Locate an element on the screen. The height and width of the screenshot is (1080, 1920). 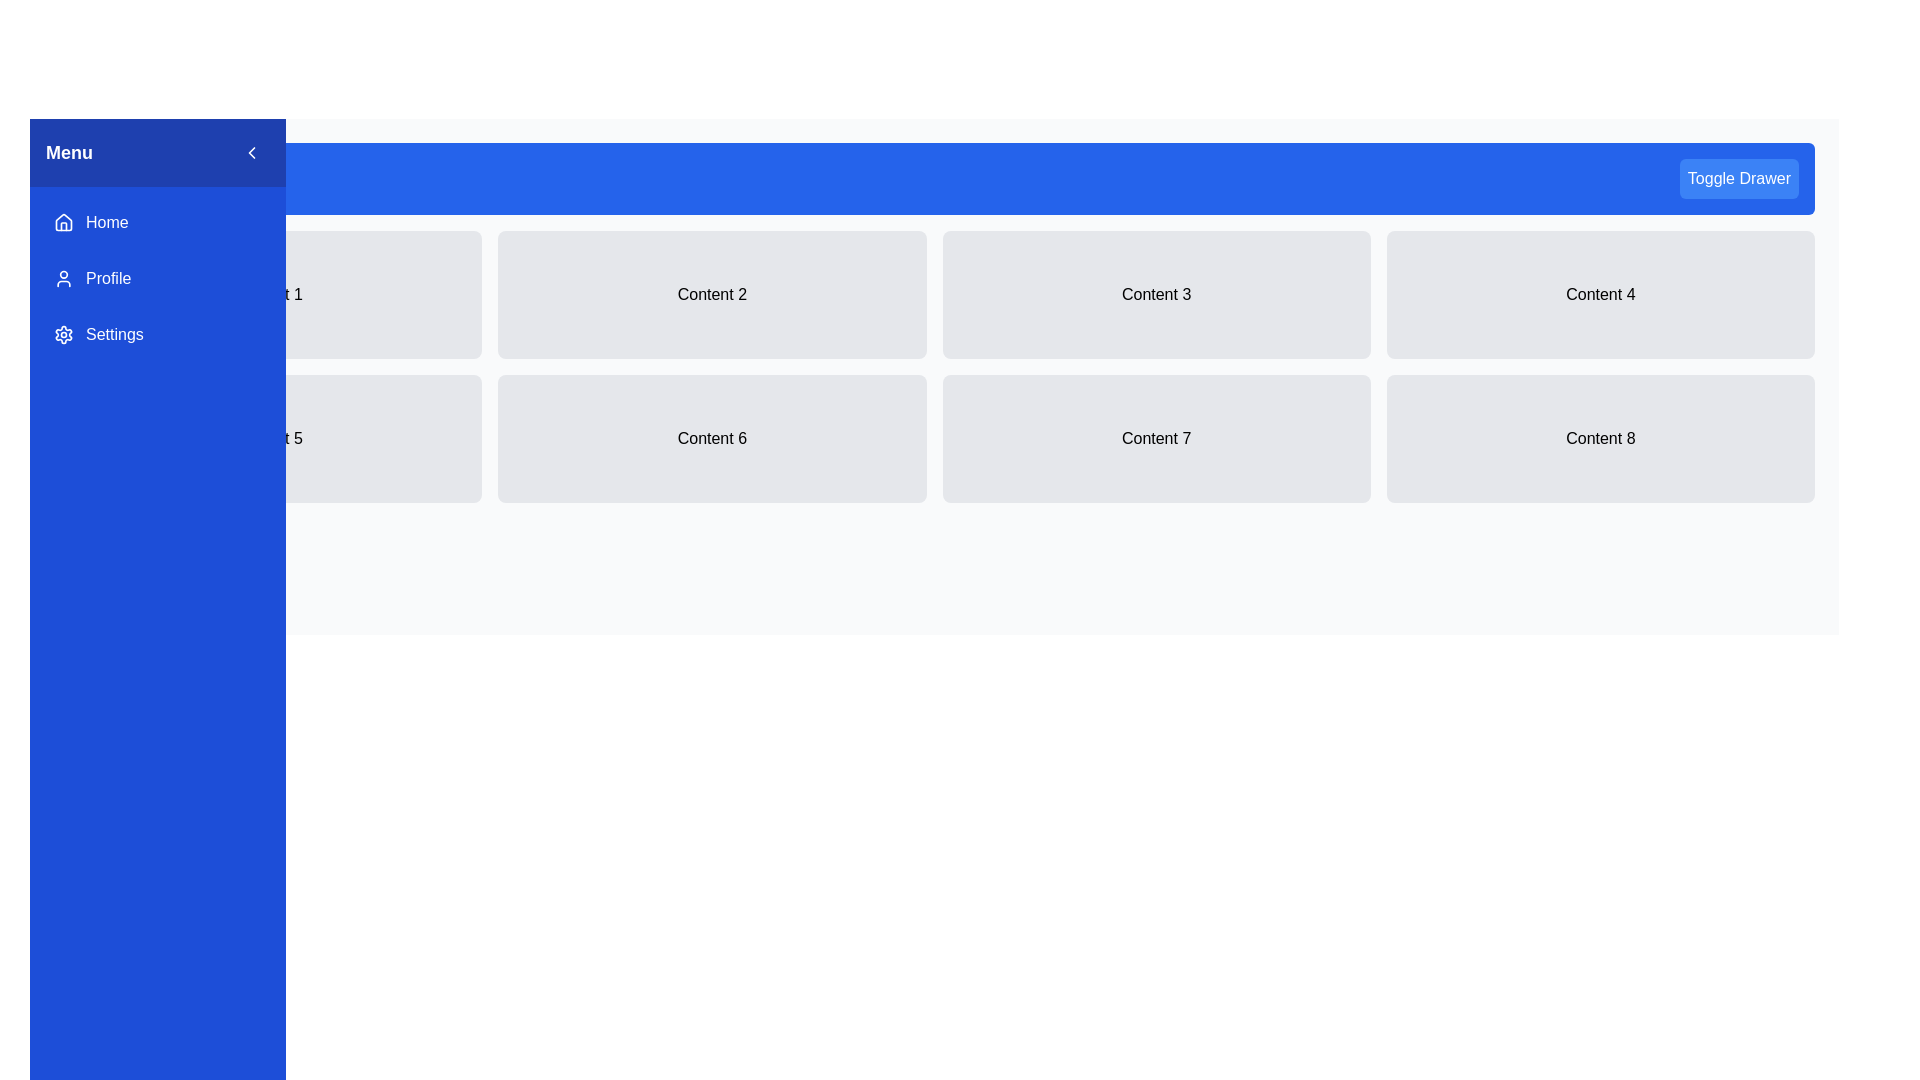
the navigation option text label that represents the homepage within the vertical side menu on the left-hand side of the interface is located at coordinates (106, 223).